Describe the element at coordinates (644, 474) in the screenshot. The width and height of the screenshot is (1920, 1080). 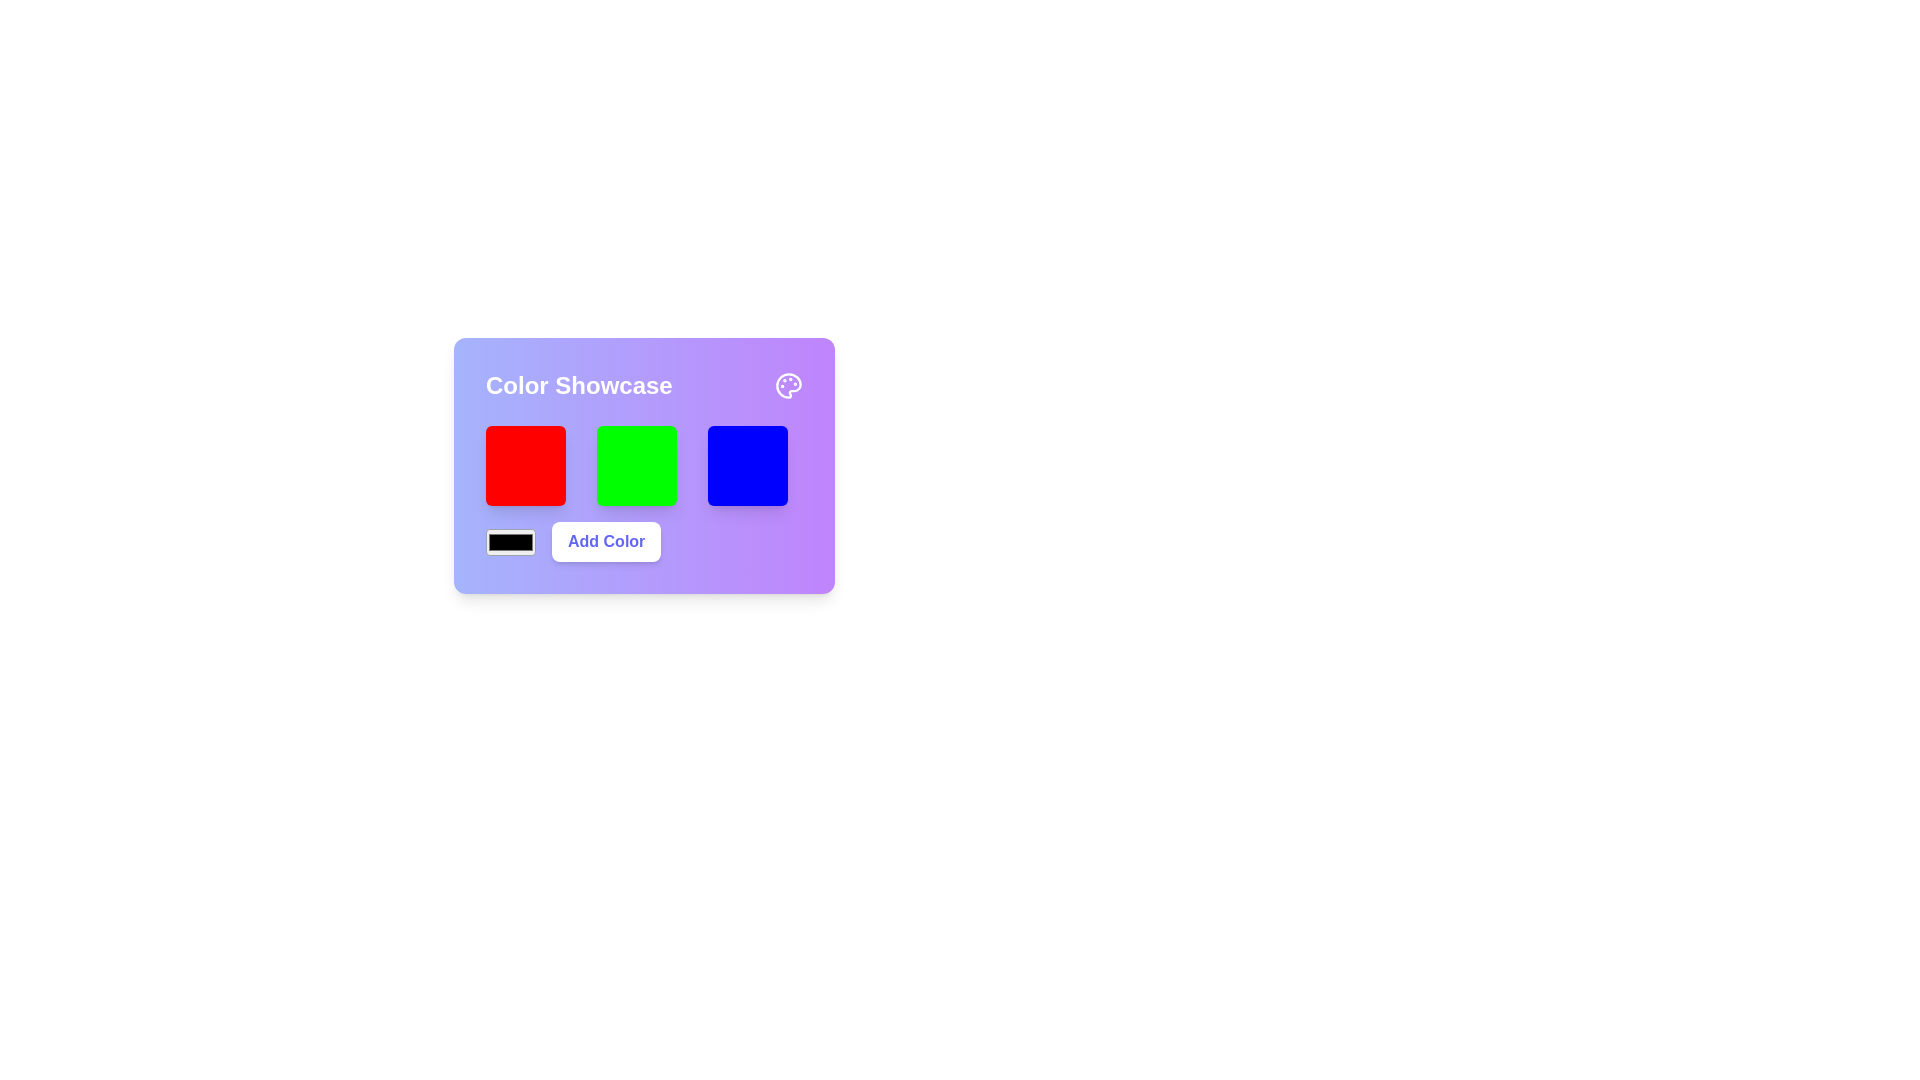
I see `the Color display grid` at that location.